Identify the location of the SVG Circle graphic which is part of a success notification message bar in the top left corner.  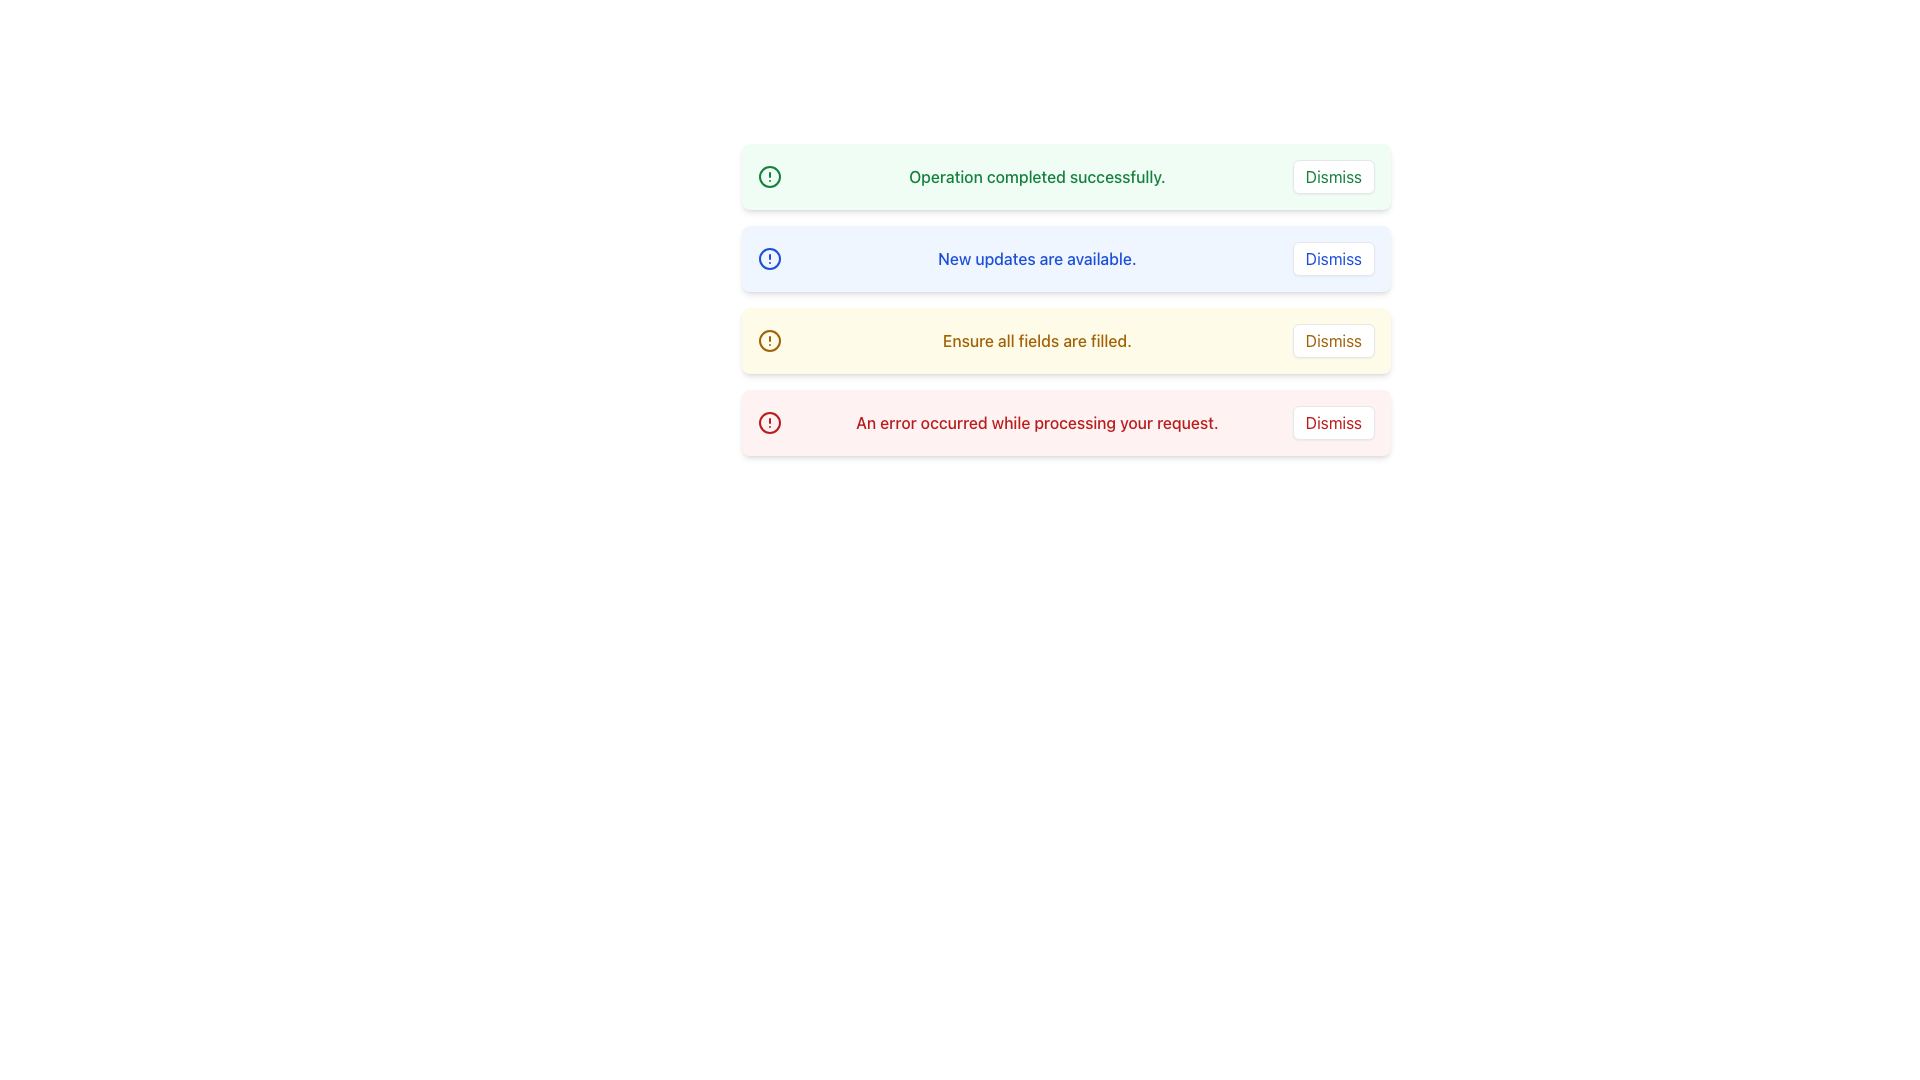
(768, 176).